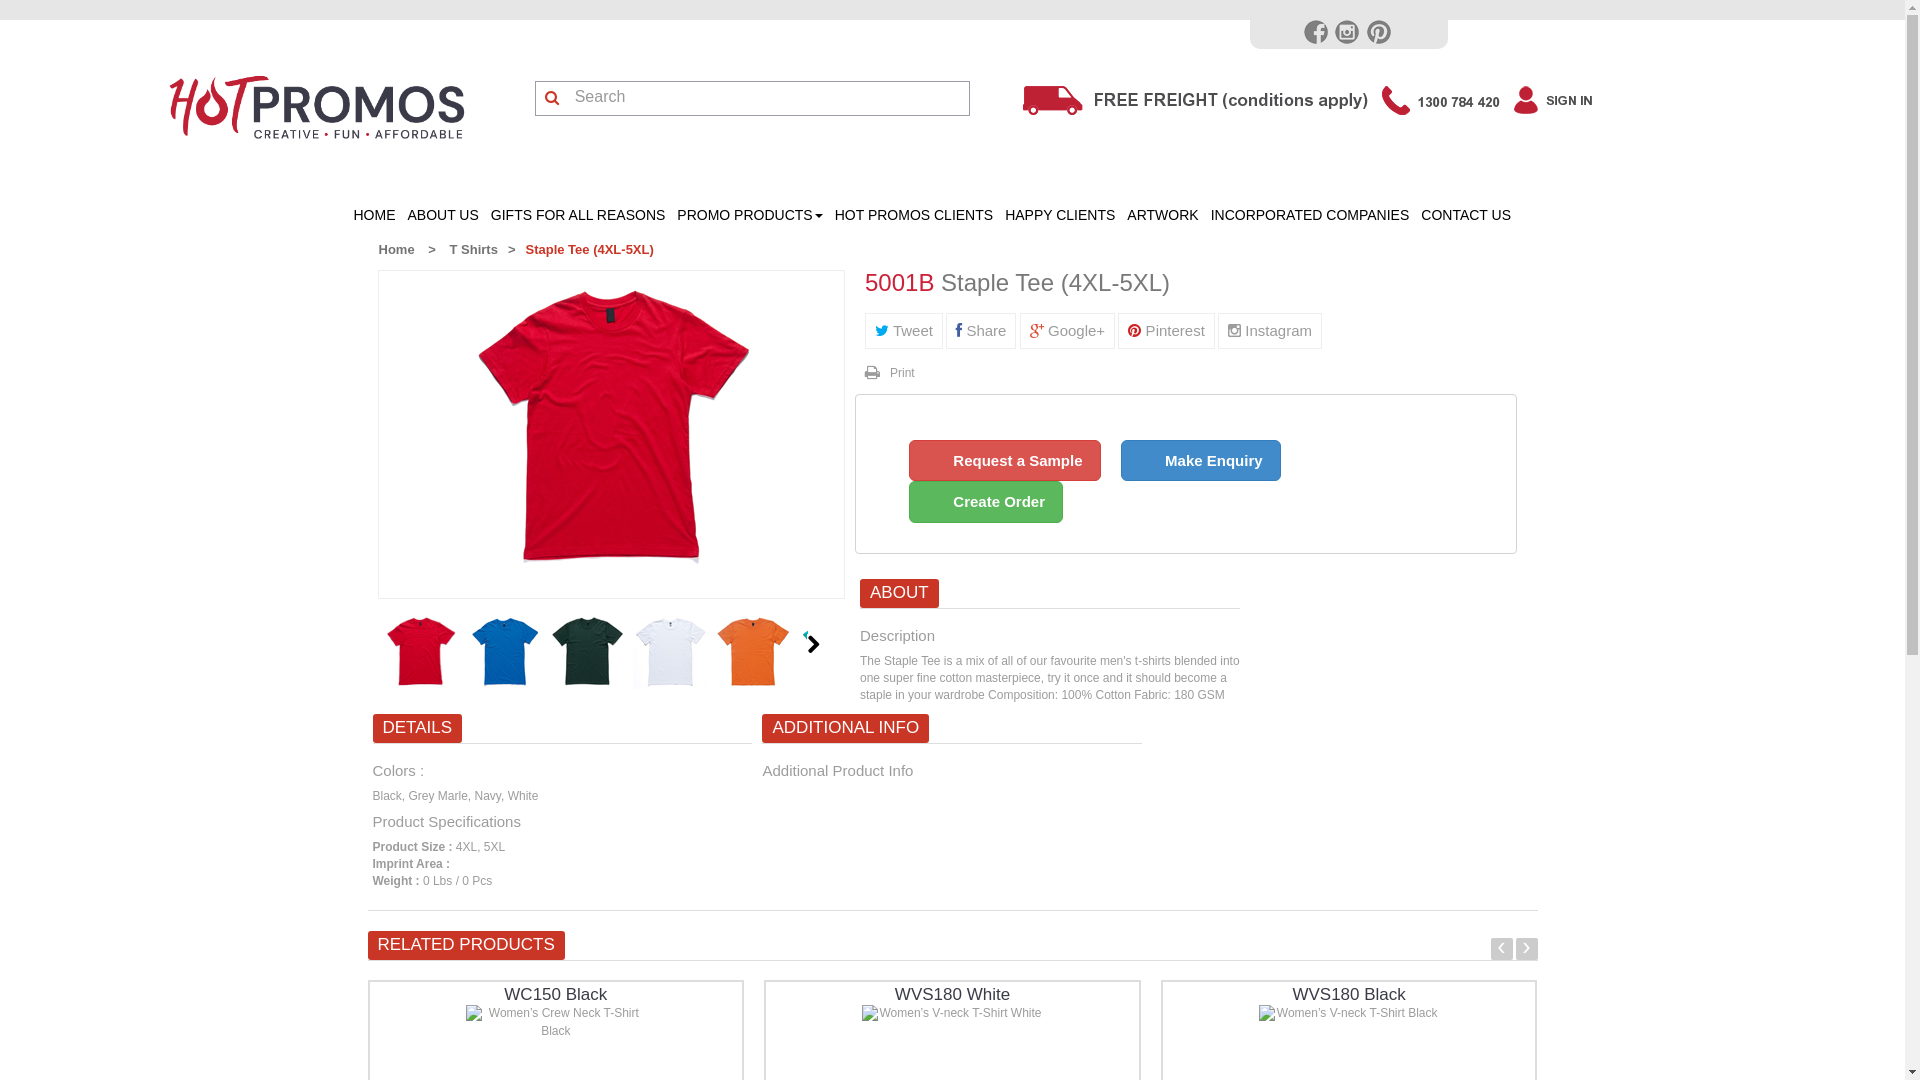  I want to click on 'CONTACT US', so click(1465, 215).